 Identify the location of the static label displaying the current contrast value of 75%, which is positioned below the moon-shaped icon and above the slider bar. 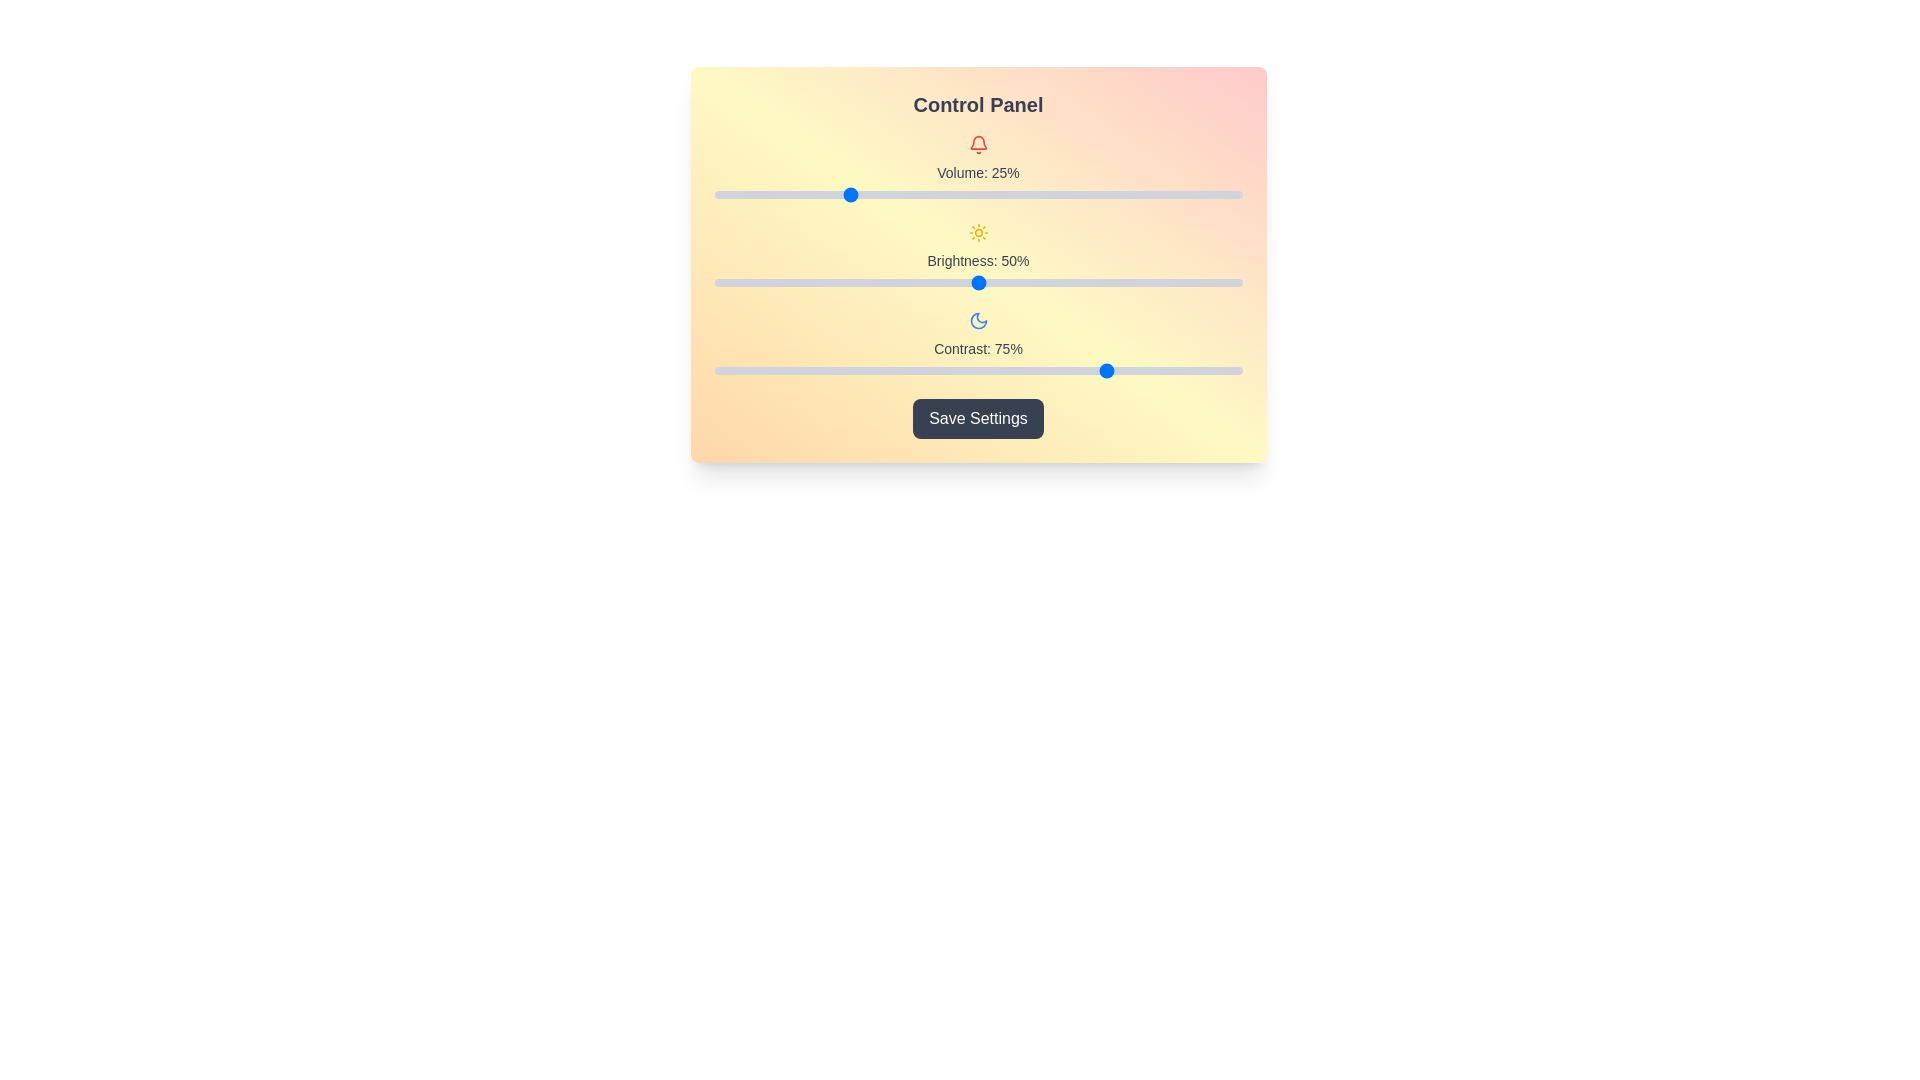
(978, 347).